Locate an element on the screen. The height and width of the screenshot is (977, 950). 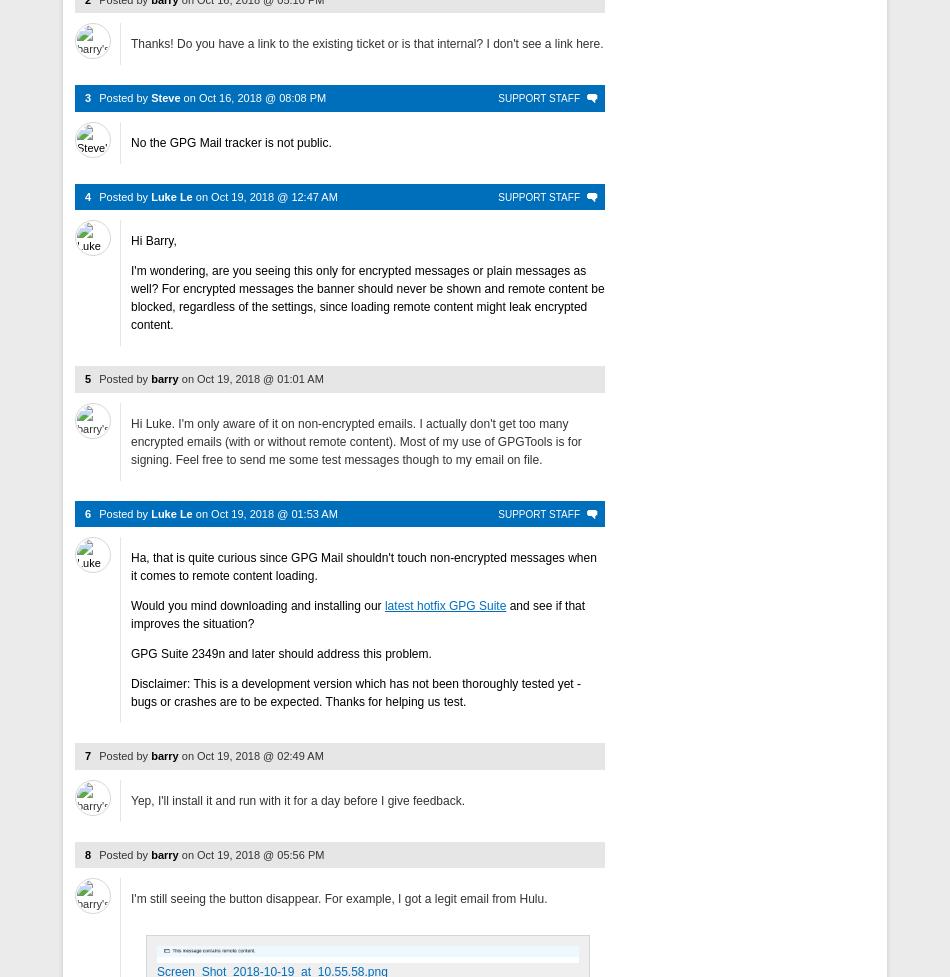
'6' is located at coordinates (85, 512).